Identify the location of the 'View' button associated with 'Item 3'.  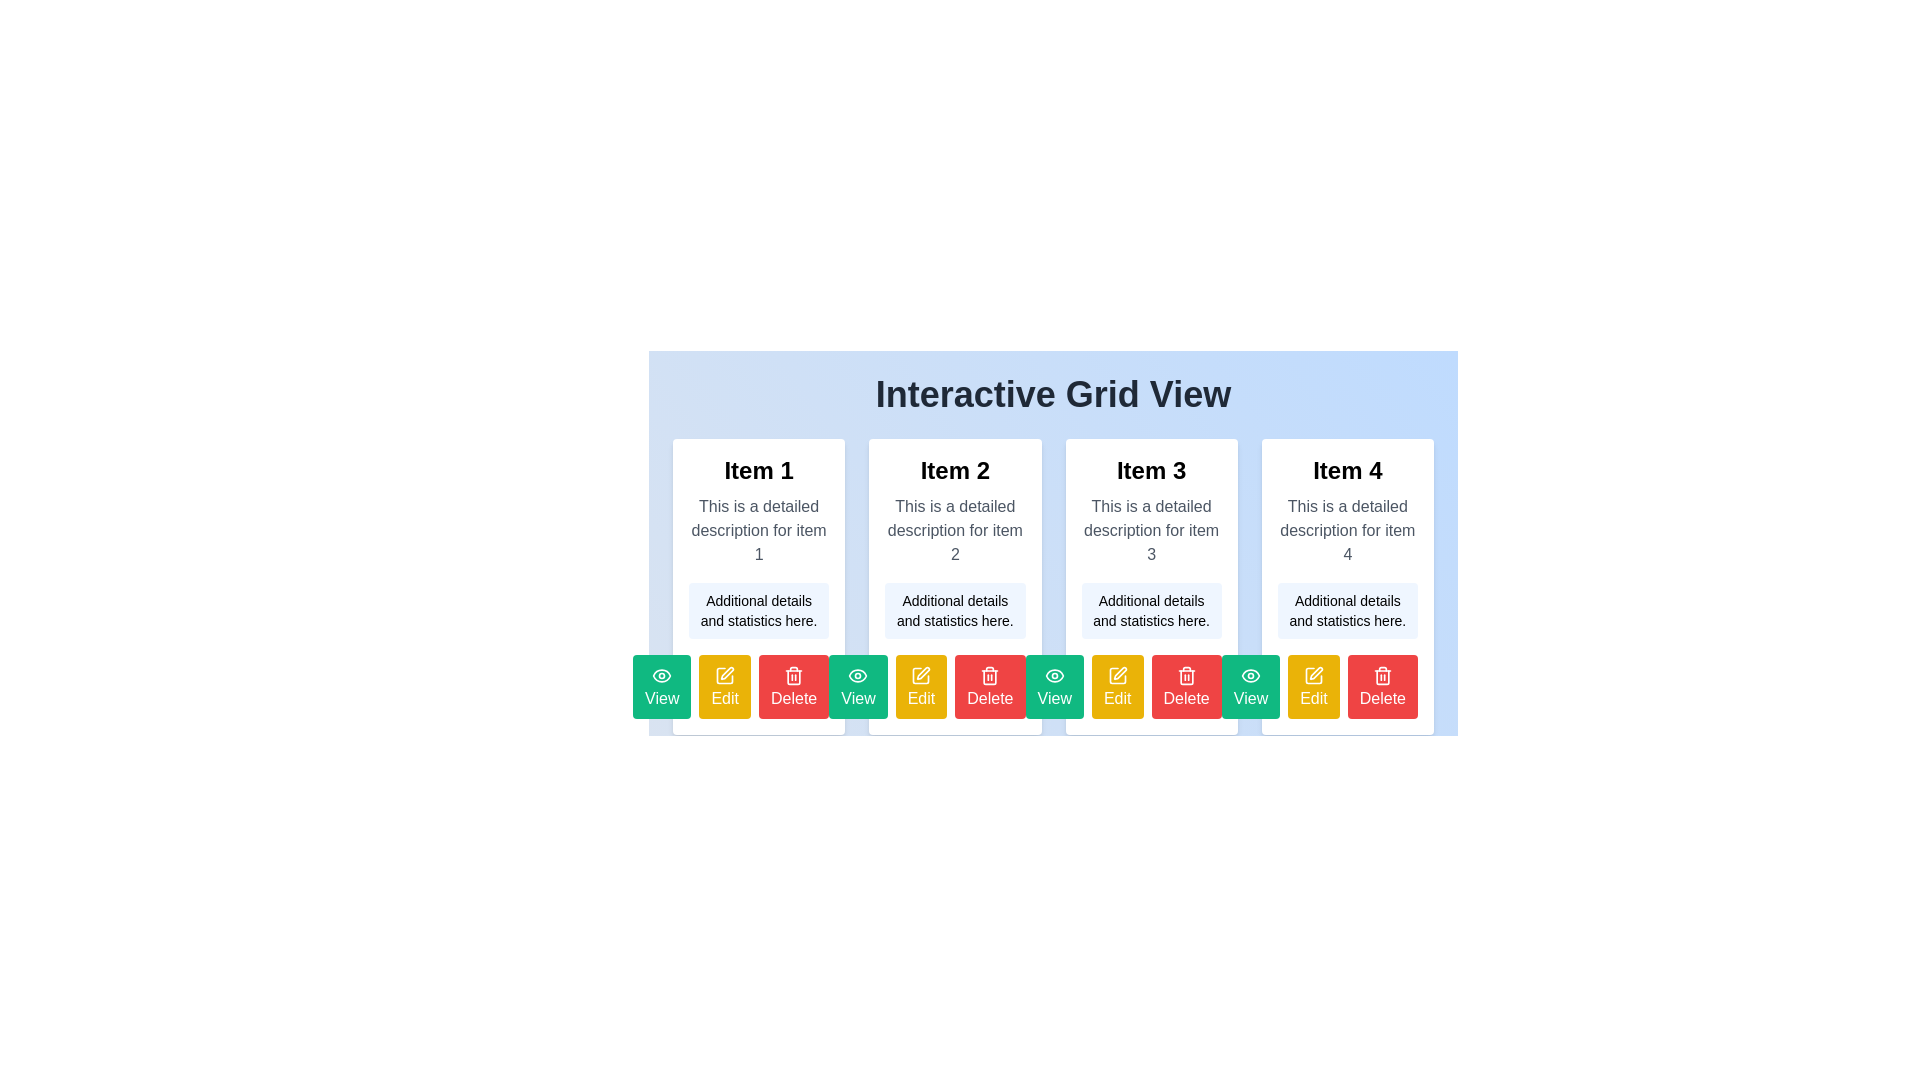
(1250, 685).